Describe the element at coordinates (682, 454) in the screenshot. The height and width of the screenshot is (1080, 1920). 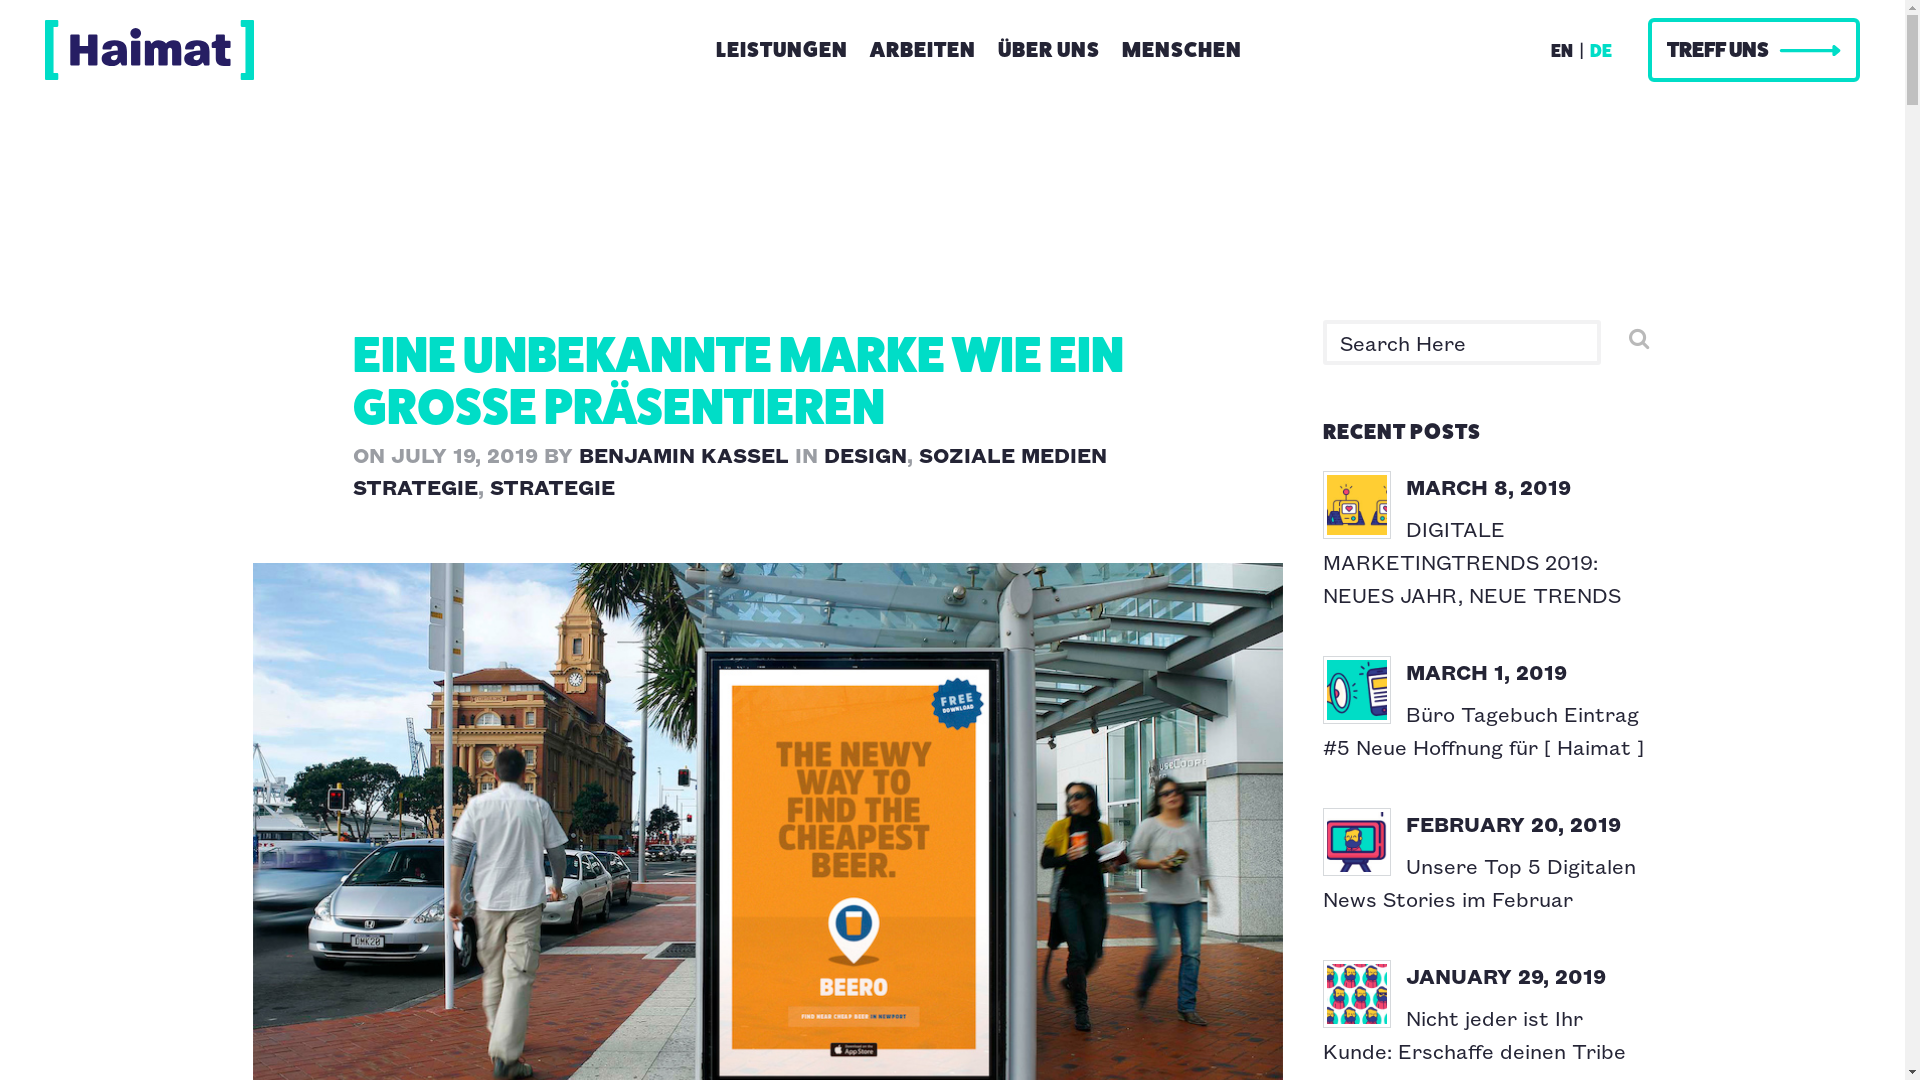
I see `'BENJAMIN KASSEL'` at that location.